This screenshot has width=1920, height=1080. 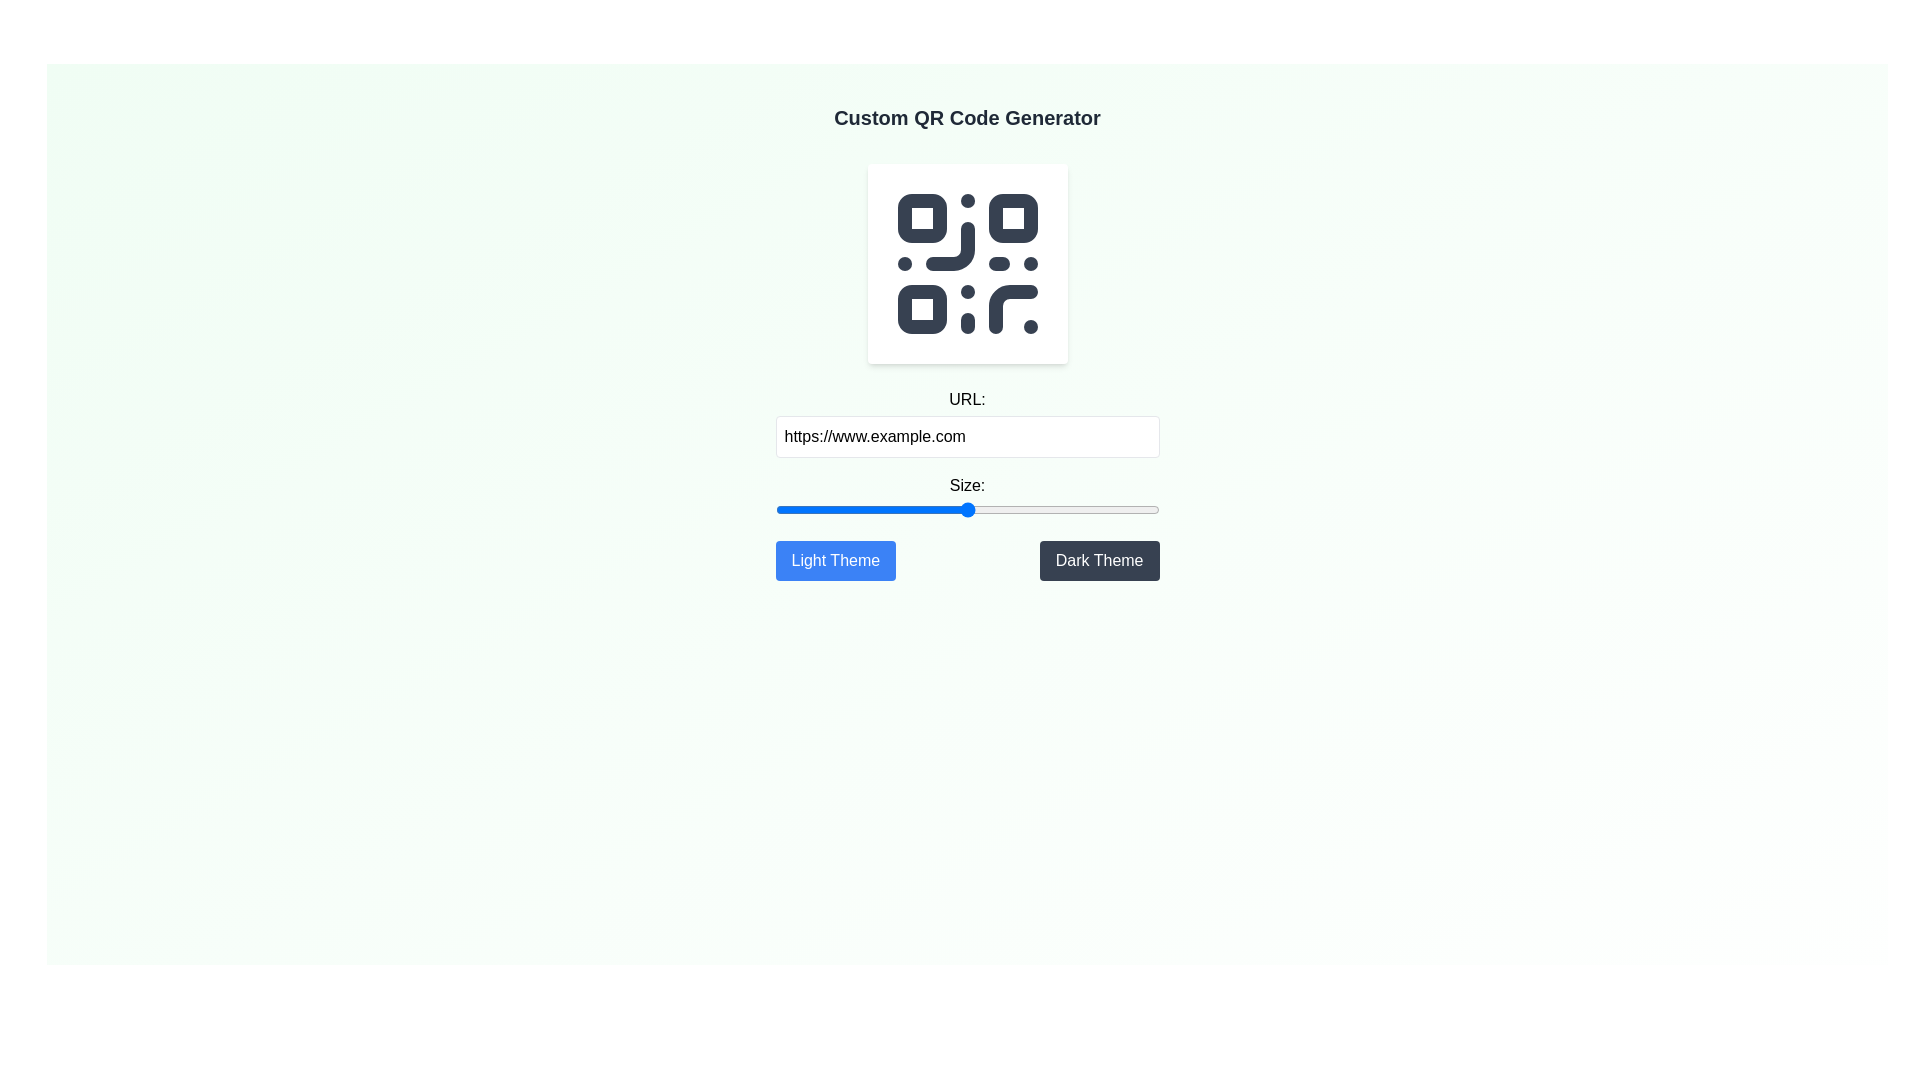 What do you see at coordinates (947, 508) in the screenshot?
I see `the slider` at bounding box center [947, 508].